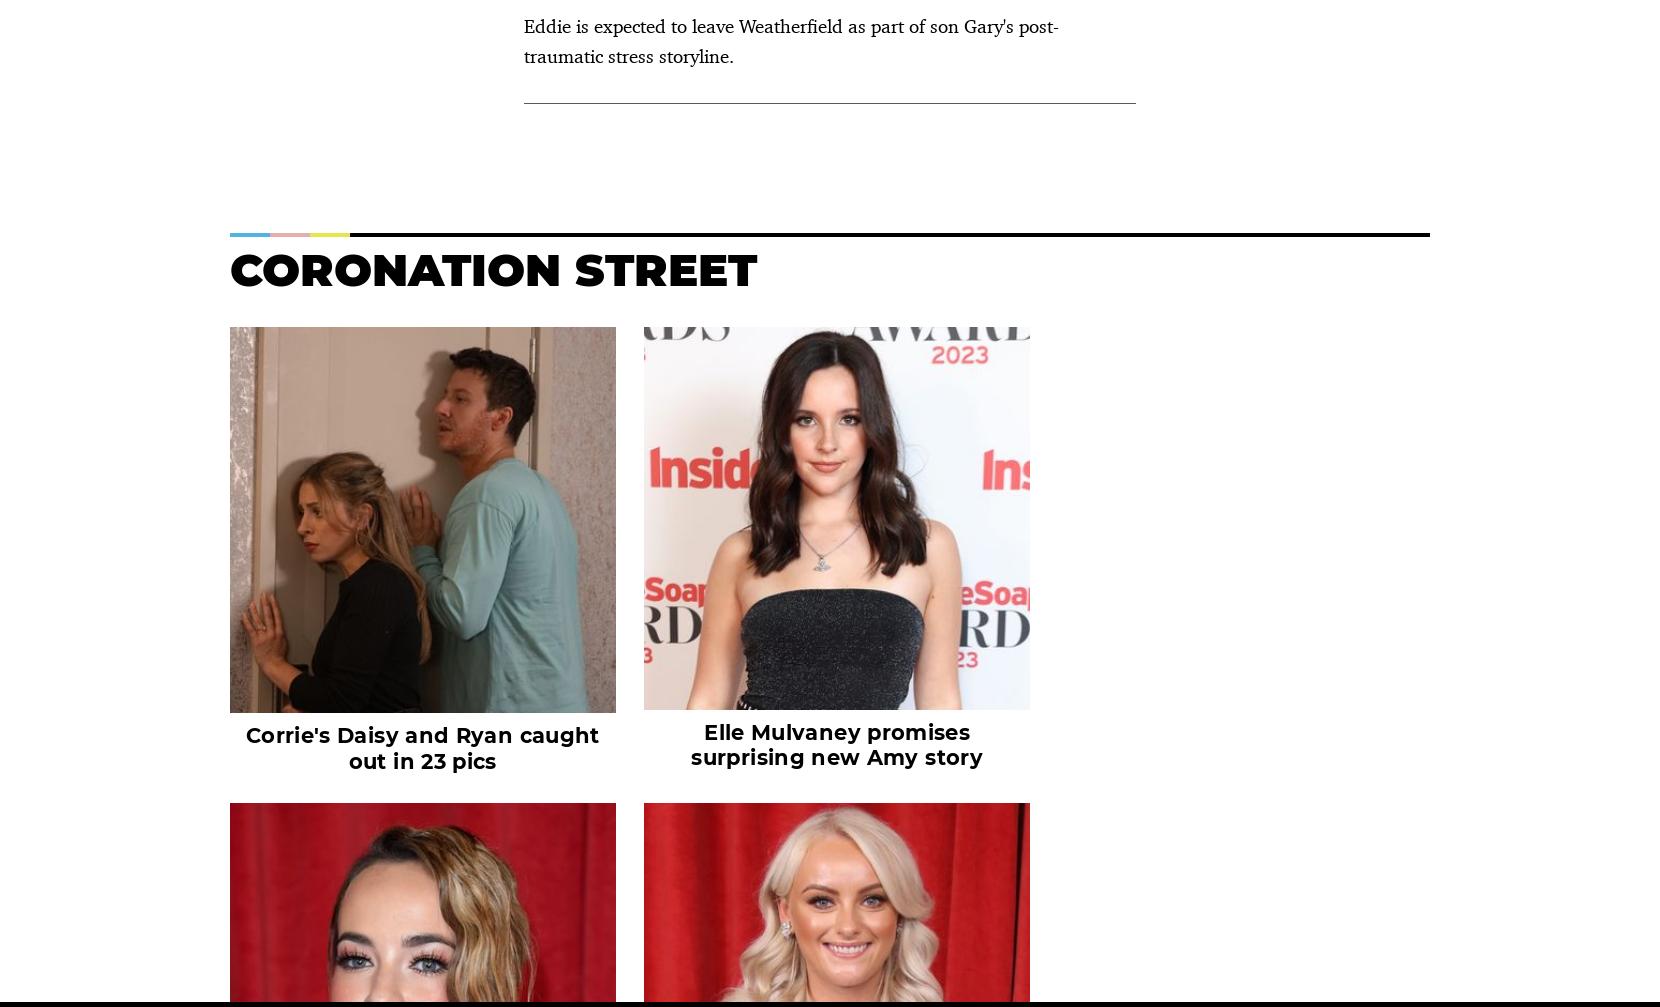 The image size is (1660, 1007). What do you see at coordinates (1146, 424) in the screenshot?
I see `'Neighbours'` at bounding box center [1146, 424].